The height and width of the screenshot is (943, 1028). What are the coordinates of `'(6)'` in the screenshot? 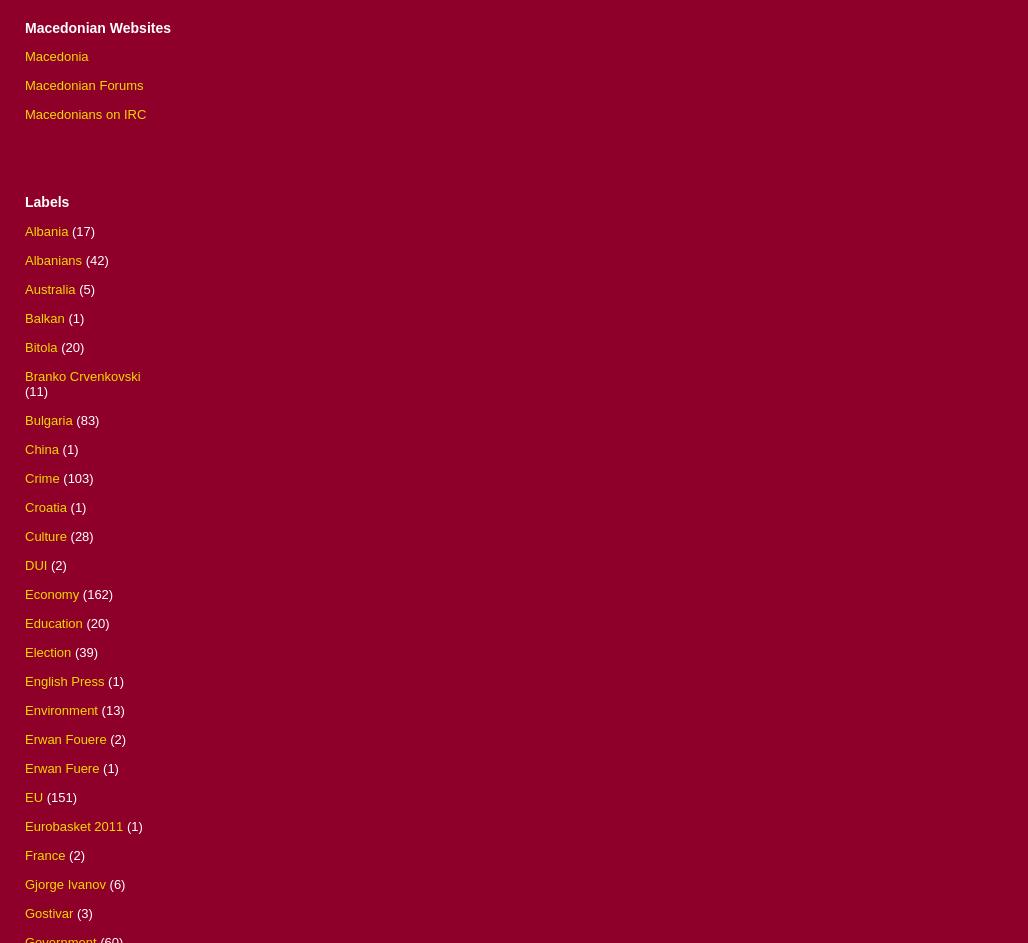 It's located at (107, 883).